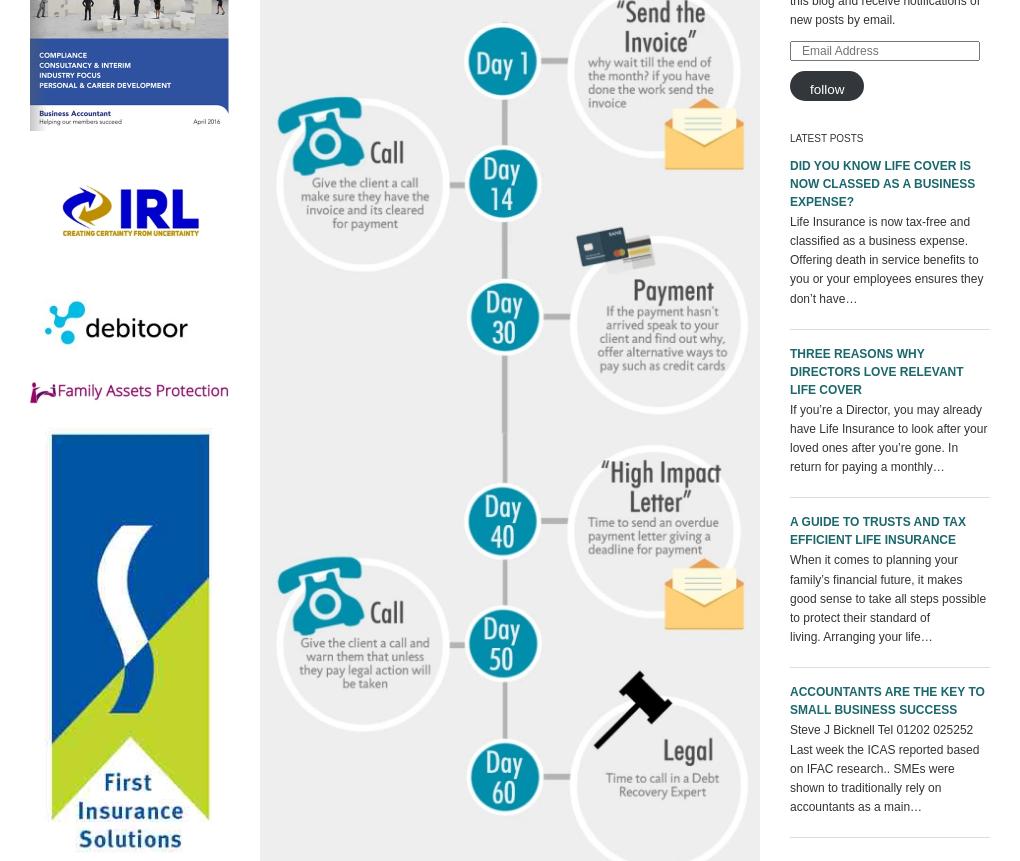 The height and width of the screenshot is (861, 1020). I want to click on 'Did you know Life Cover is now classed as a business expense?', so click(788, 182).